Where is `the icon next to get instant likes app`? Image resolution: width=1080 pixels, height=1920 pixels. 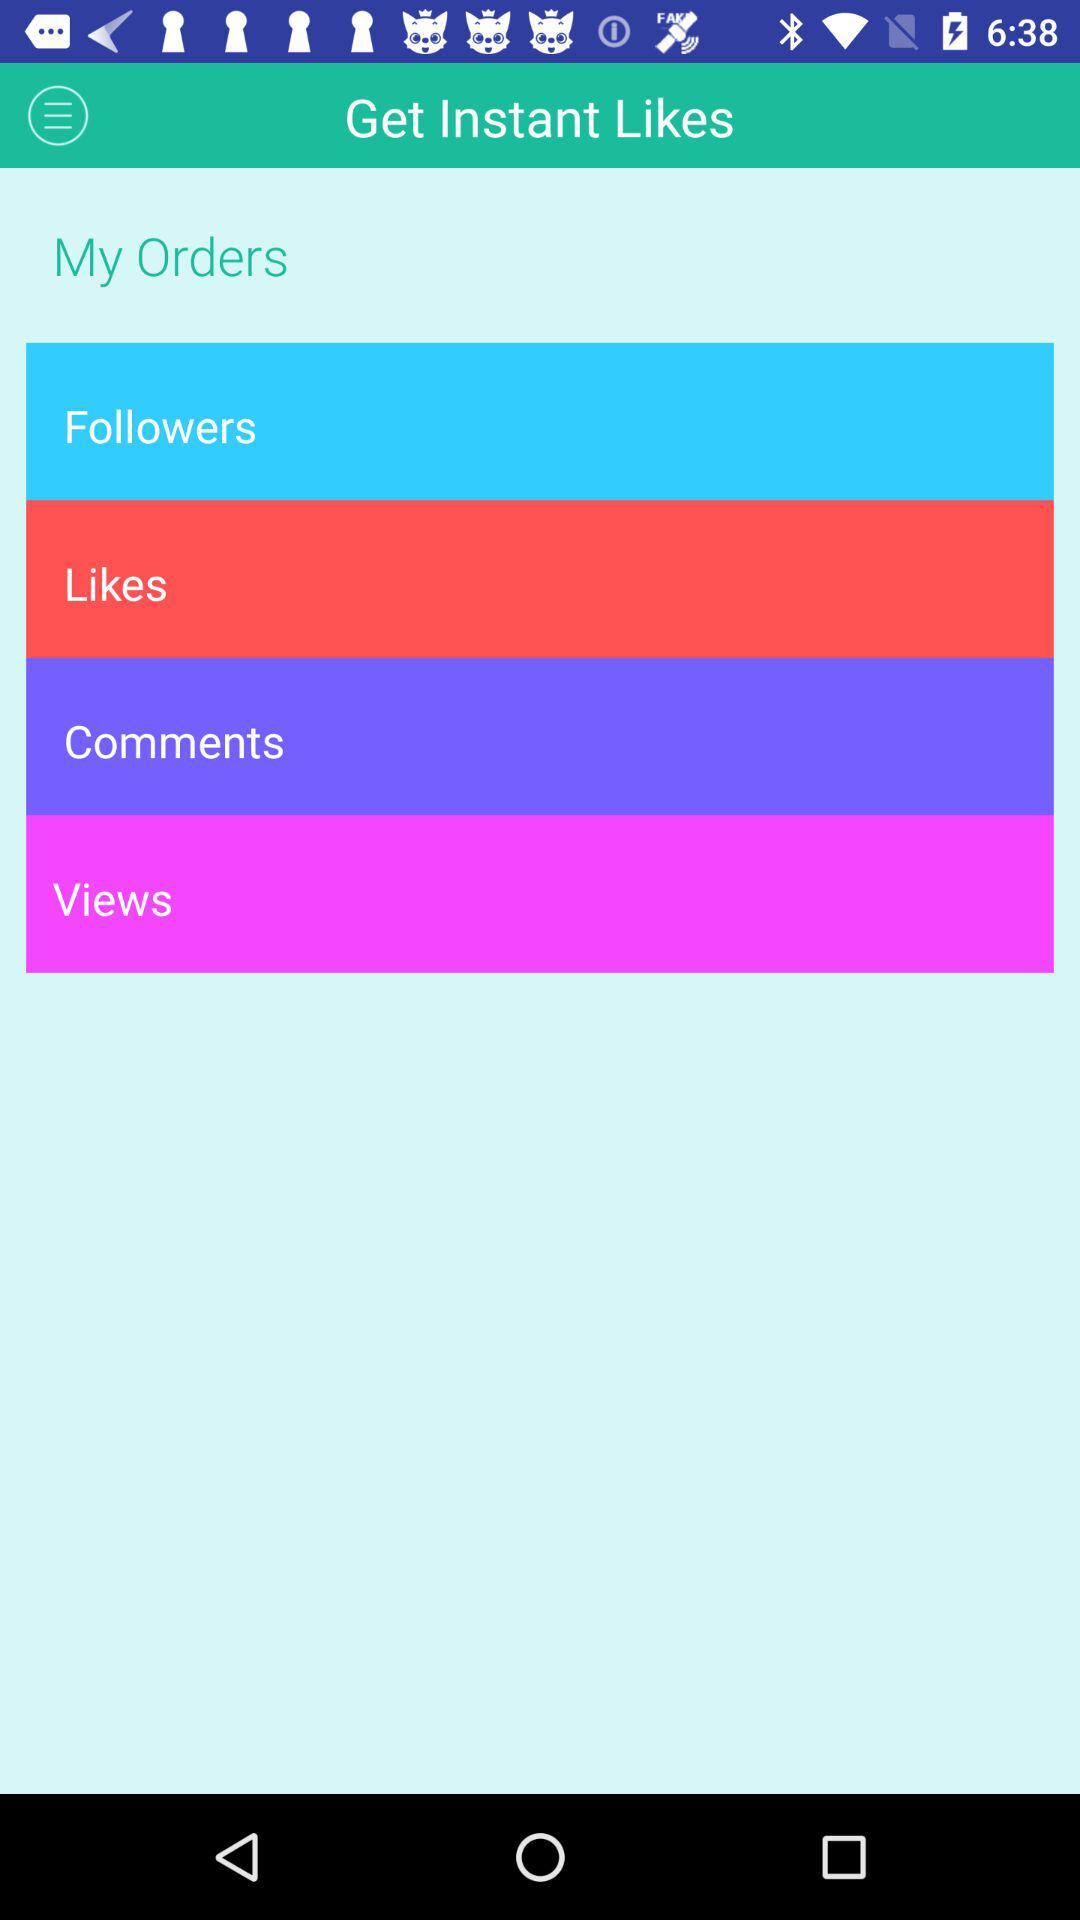 the icon next to get instant likes app is located at coordinates (57, 114).